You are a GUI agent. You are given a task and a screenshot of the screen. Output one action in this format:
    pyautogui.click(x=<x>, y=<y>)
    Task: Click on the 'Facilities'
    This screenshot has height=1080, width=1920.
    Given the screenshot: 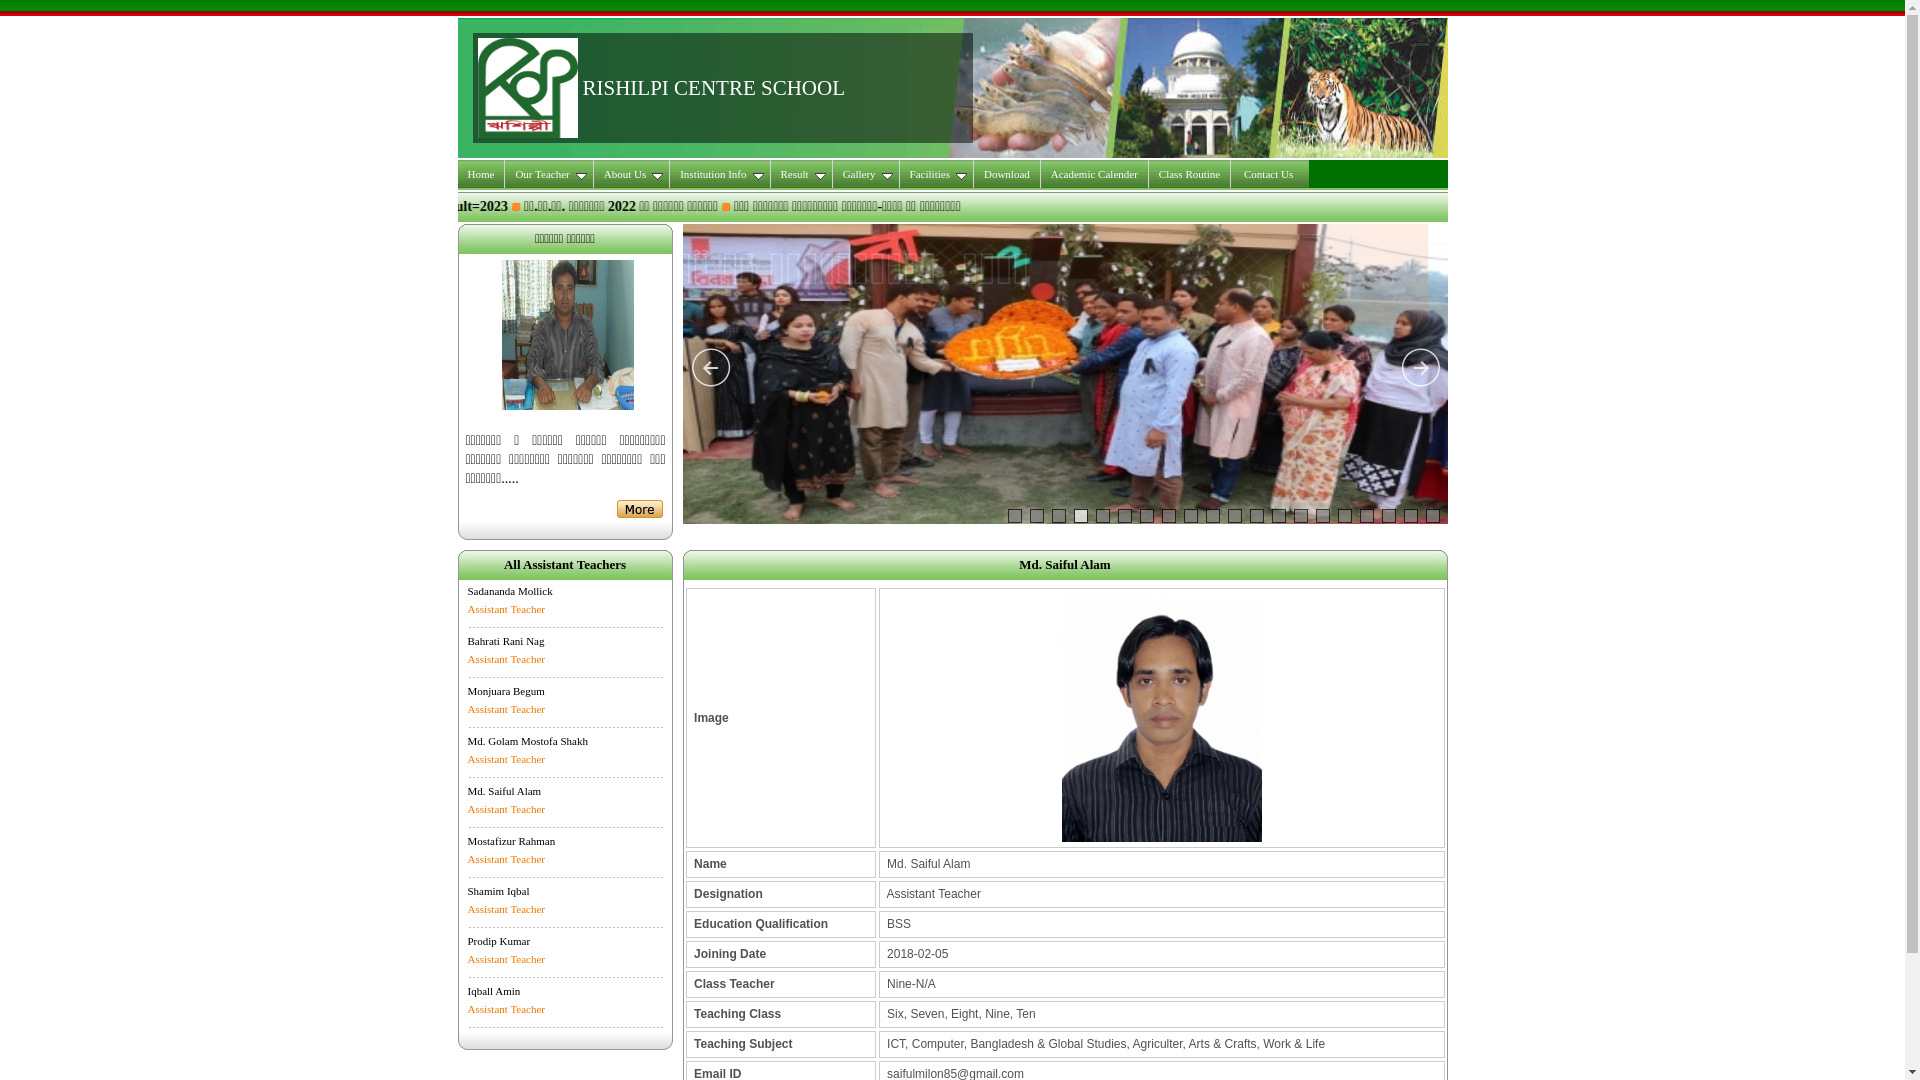 What is the action you would take?
    pyautogui.click(x=935, y=172)
    